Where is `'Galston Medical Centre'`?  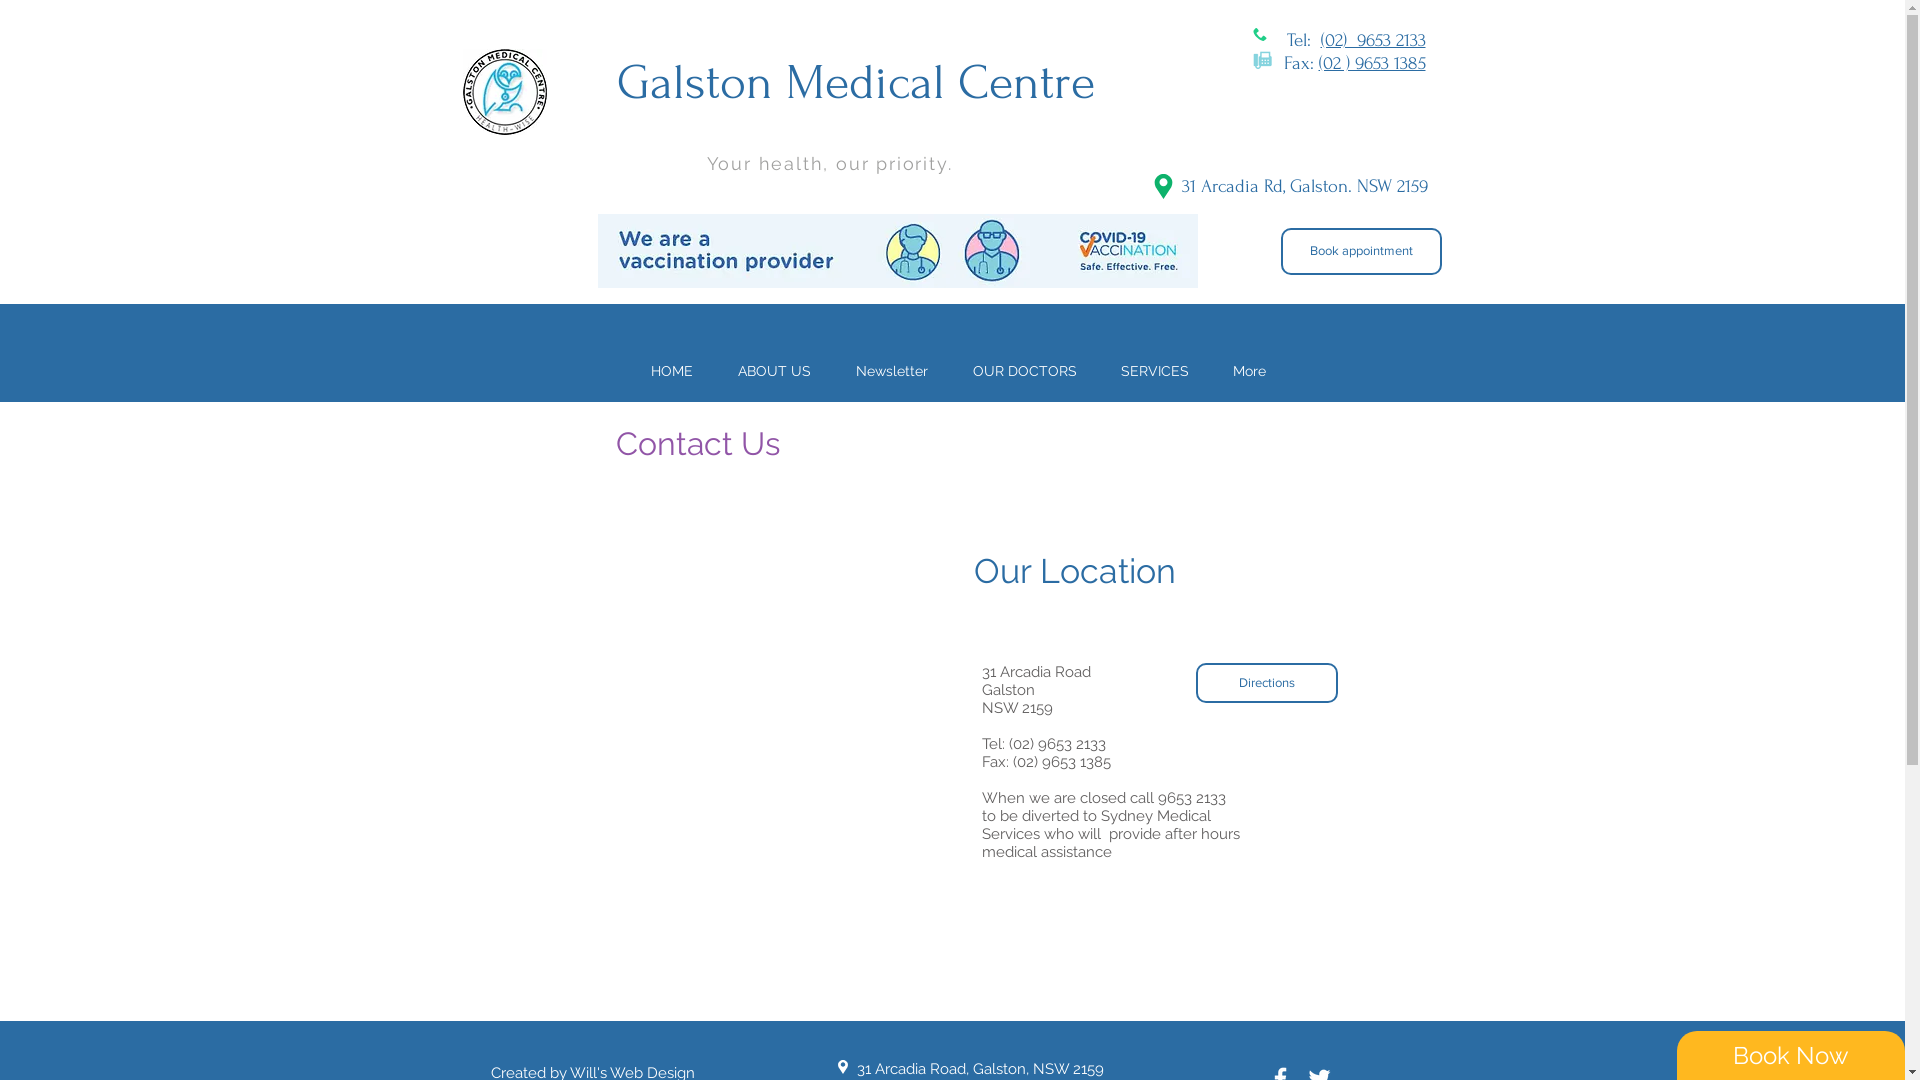
'Galston Medical Centre' is located at coordinates (854, 81).